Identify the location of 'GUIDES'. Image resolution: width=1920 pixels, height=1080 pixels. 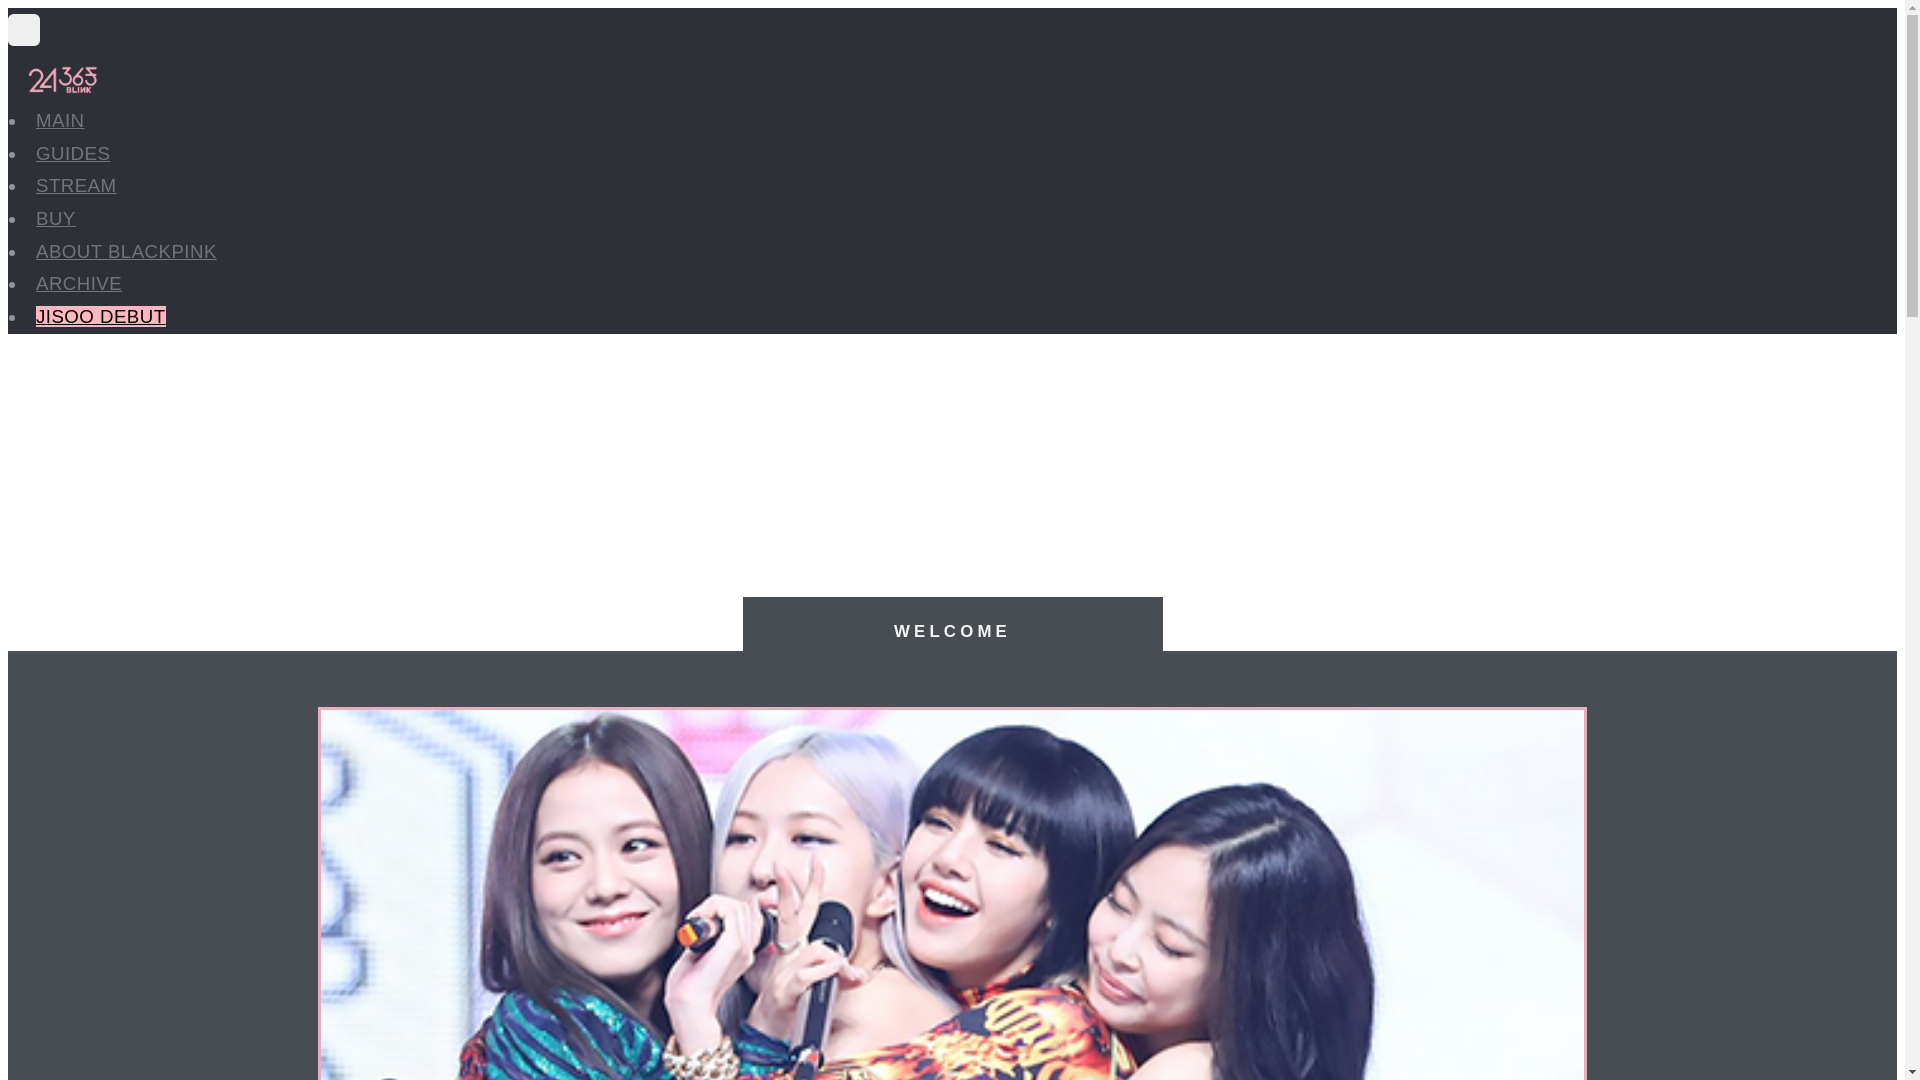
(72, 152).